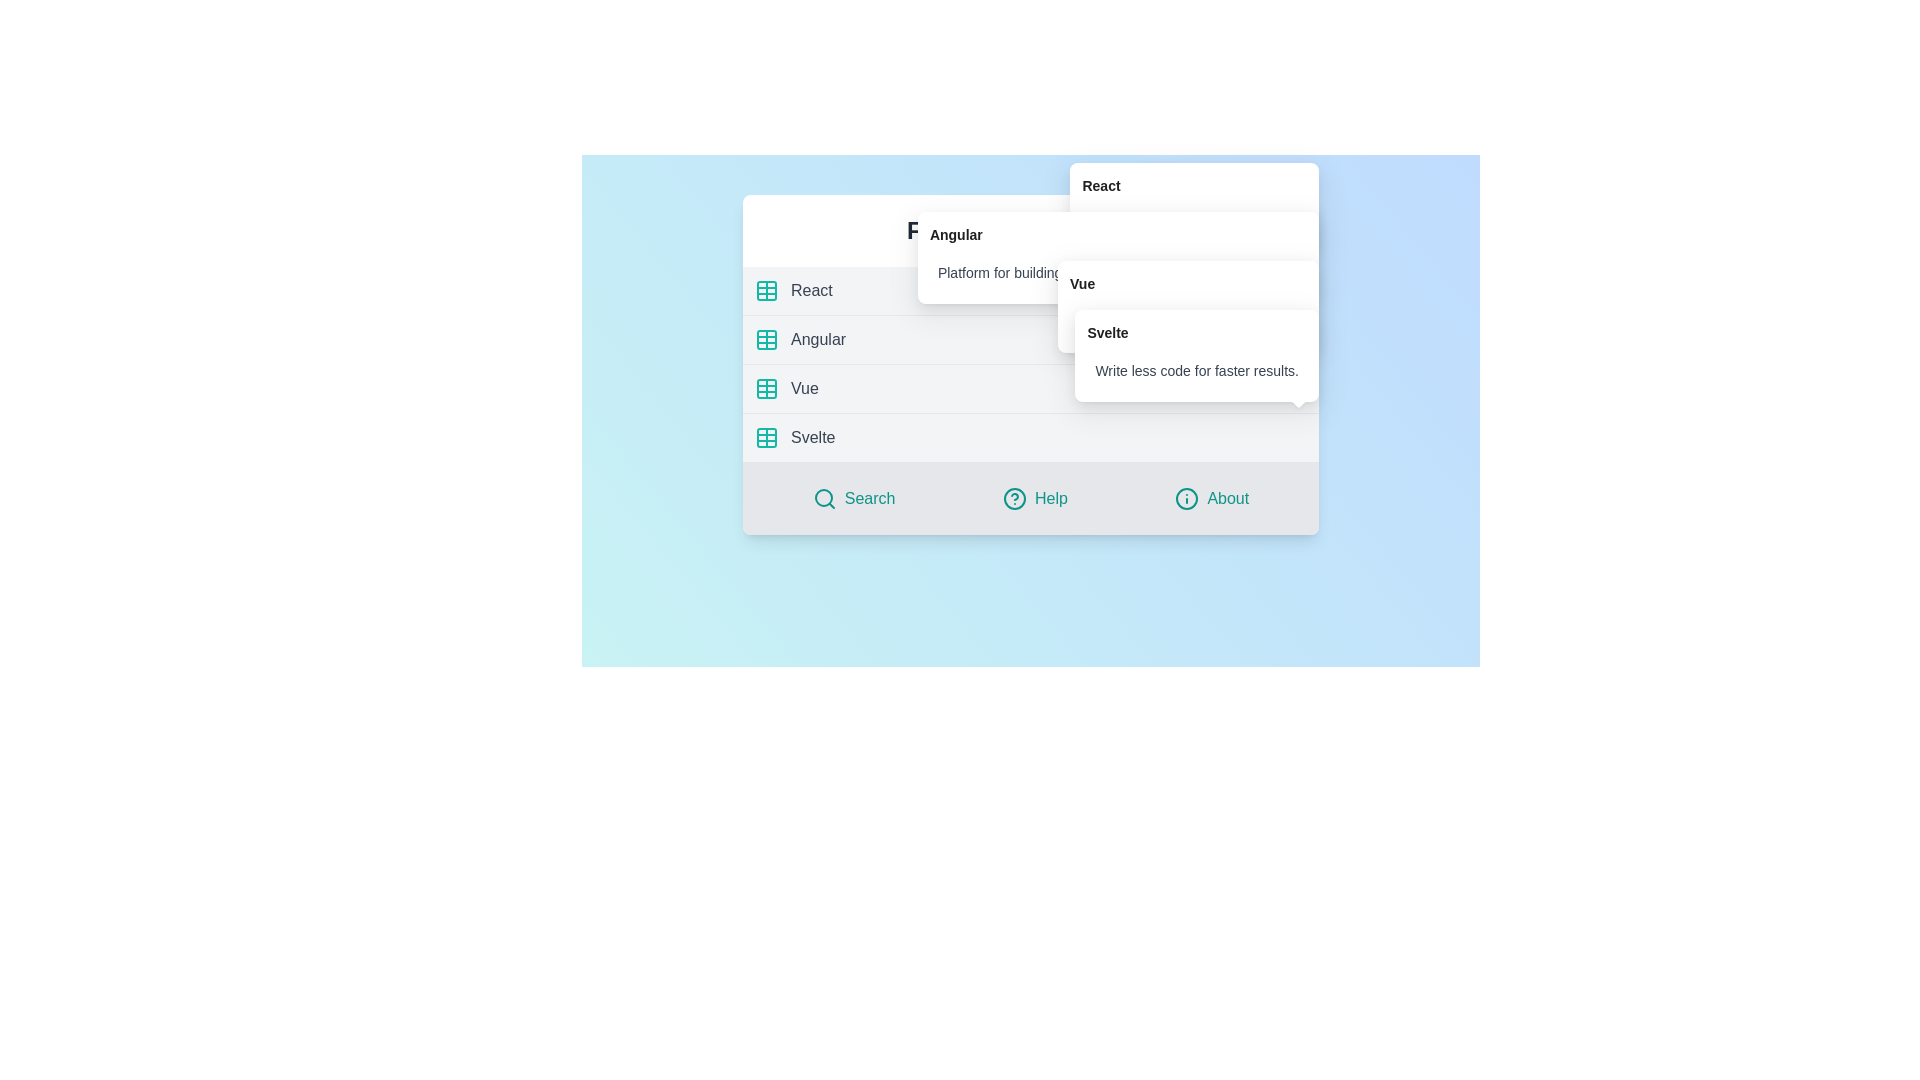  Describe the element at coordinates (766, 338) in the screenshot. I see `the teal rectangular vector graphic icon that is part of the SVG element, located to the left of the 'Angular' label in the vertical list of items` at that location.